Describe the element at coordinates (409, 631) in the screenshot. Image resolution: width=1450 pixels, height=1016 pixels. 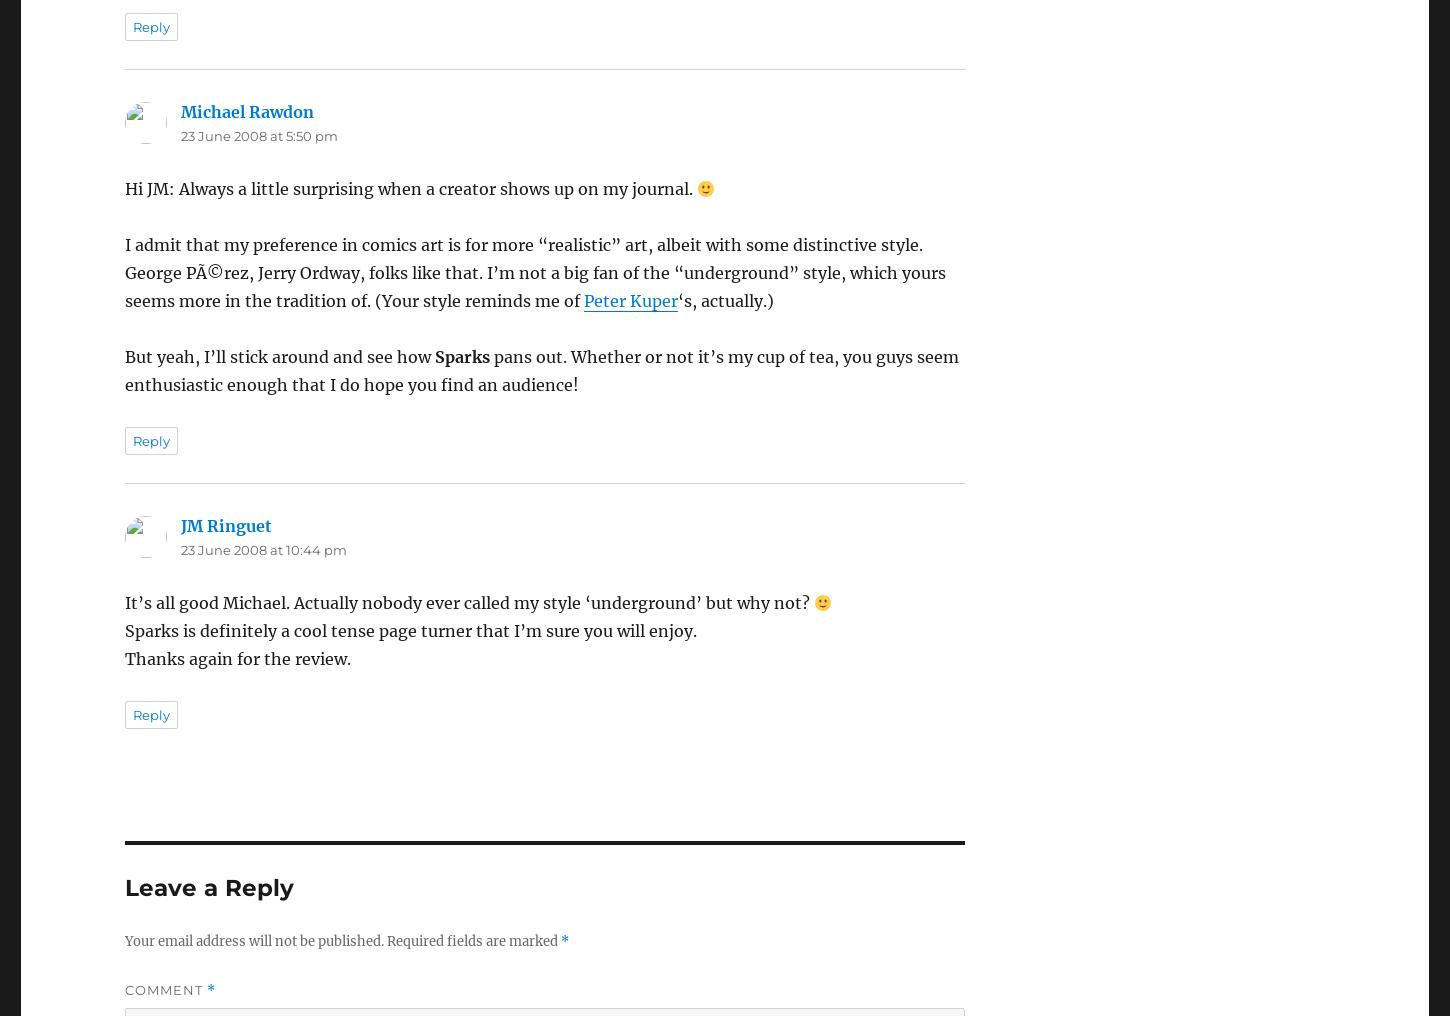
I see `'Sparks is definitely a cool tense page turner that I’m sure you will enjoy.'` at that location.